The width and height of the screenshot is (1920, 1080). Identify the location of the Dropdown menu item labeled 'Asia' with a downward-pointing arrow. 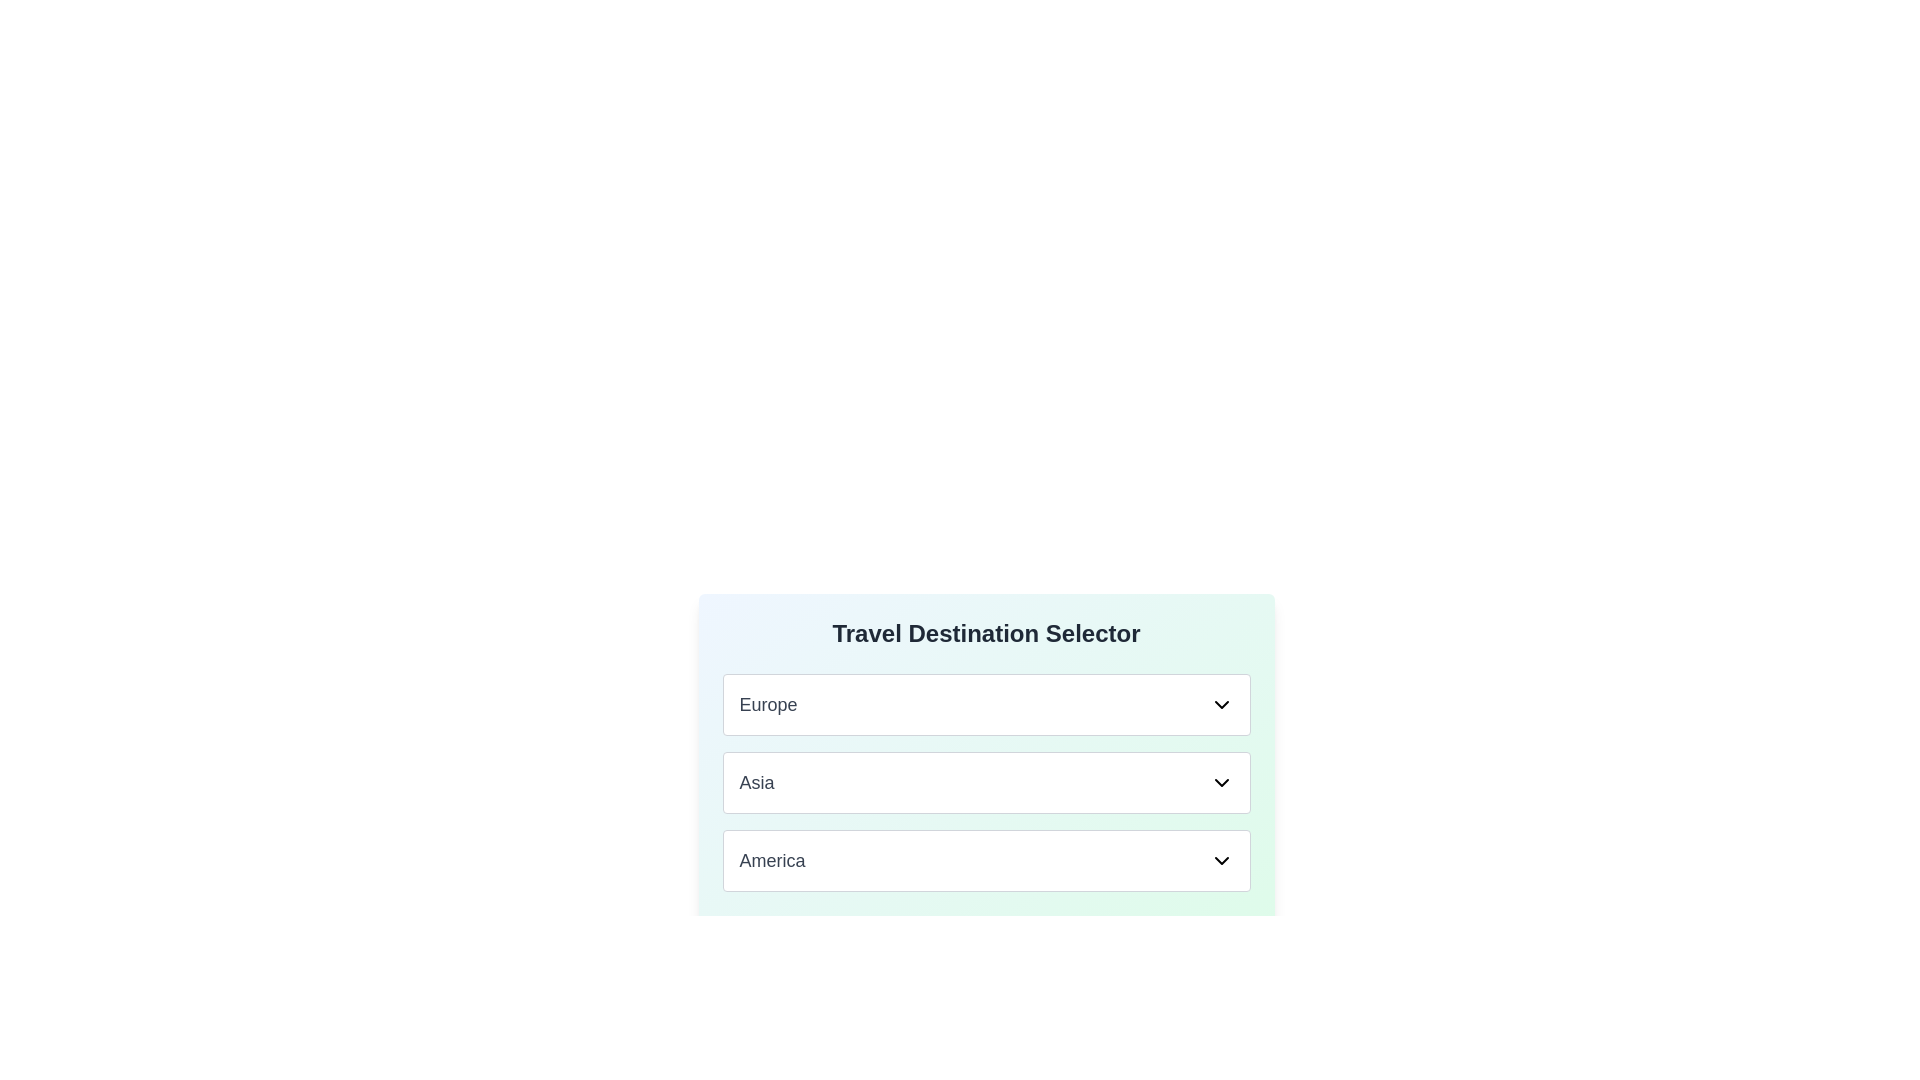
(986, 782).